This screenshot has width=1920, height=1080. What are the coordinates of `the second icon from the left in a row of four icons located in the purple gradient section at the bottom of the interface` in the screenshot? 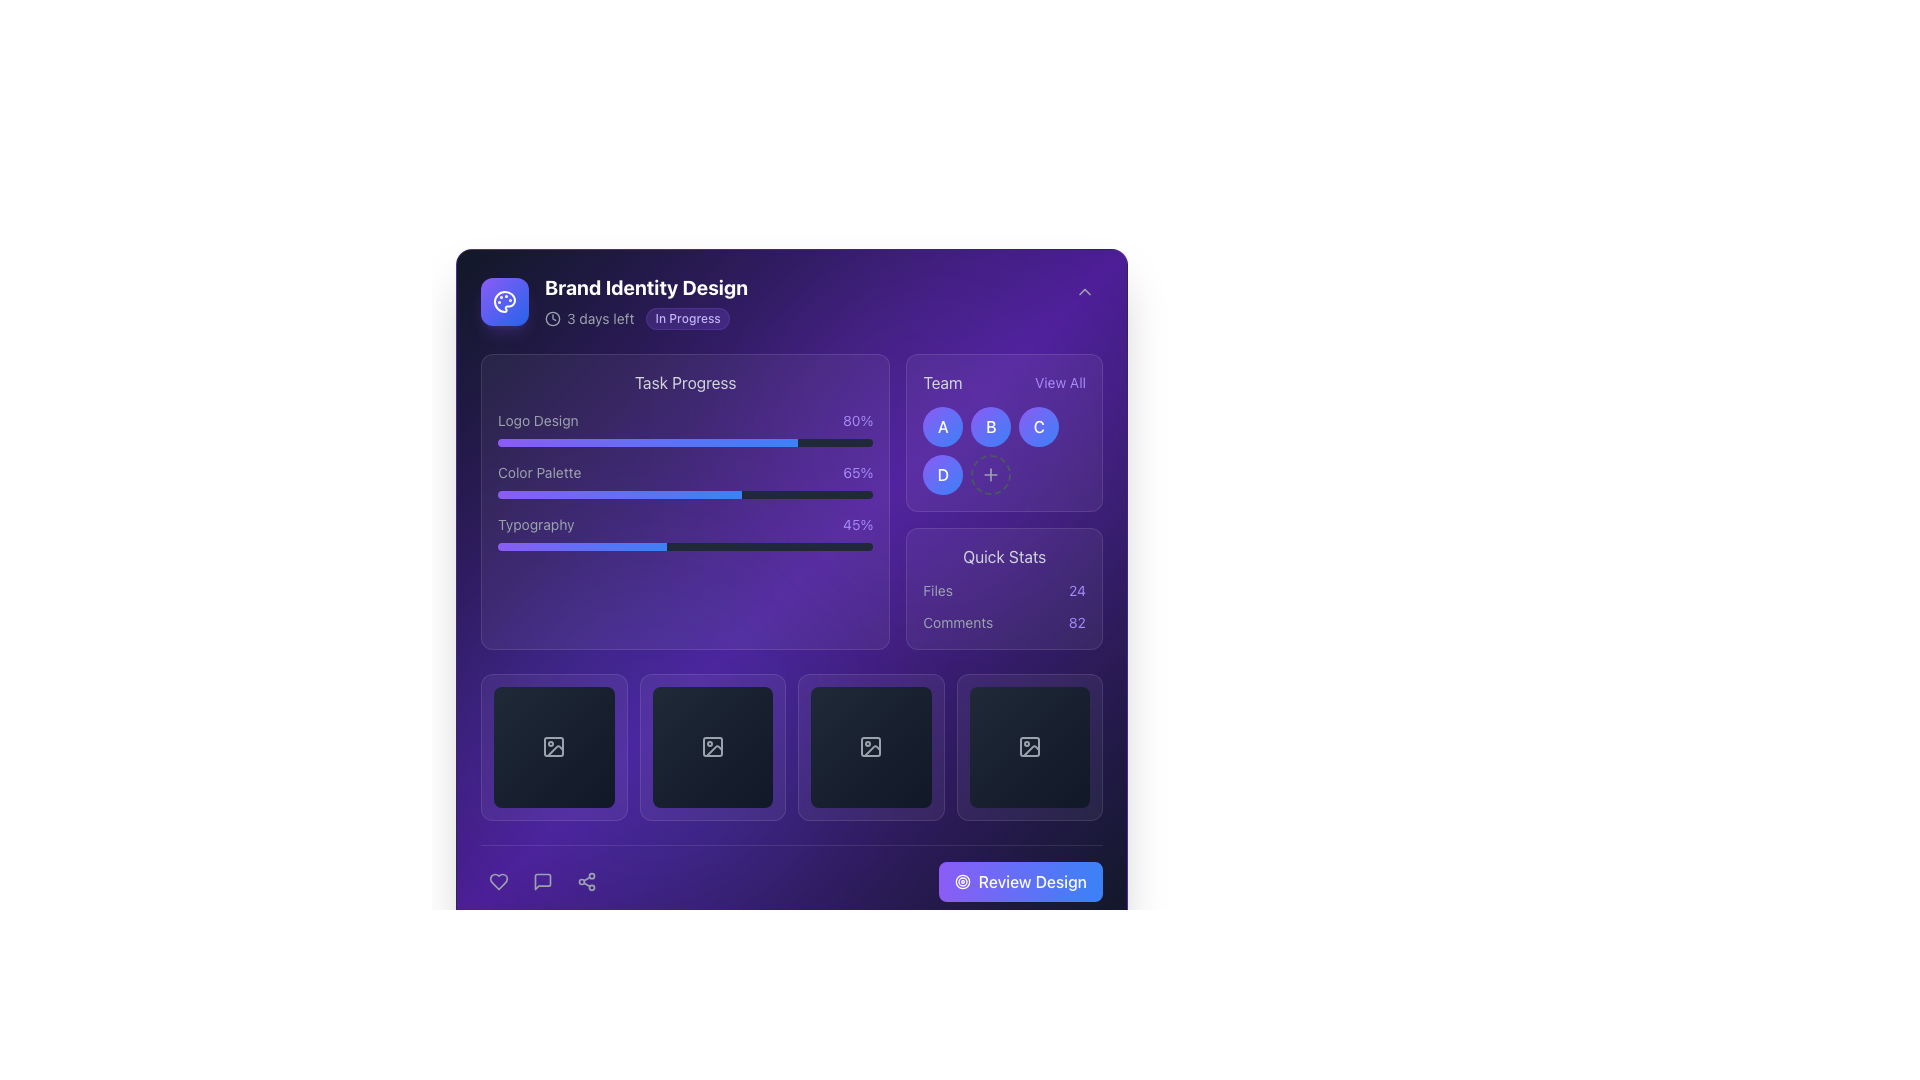 It's located at (712, 747).